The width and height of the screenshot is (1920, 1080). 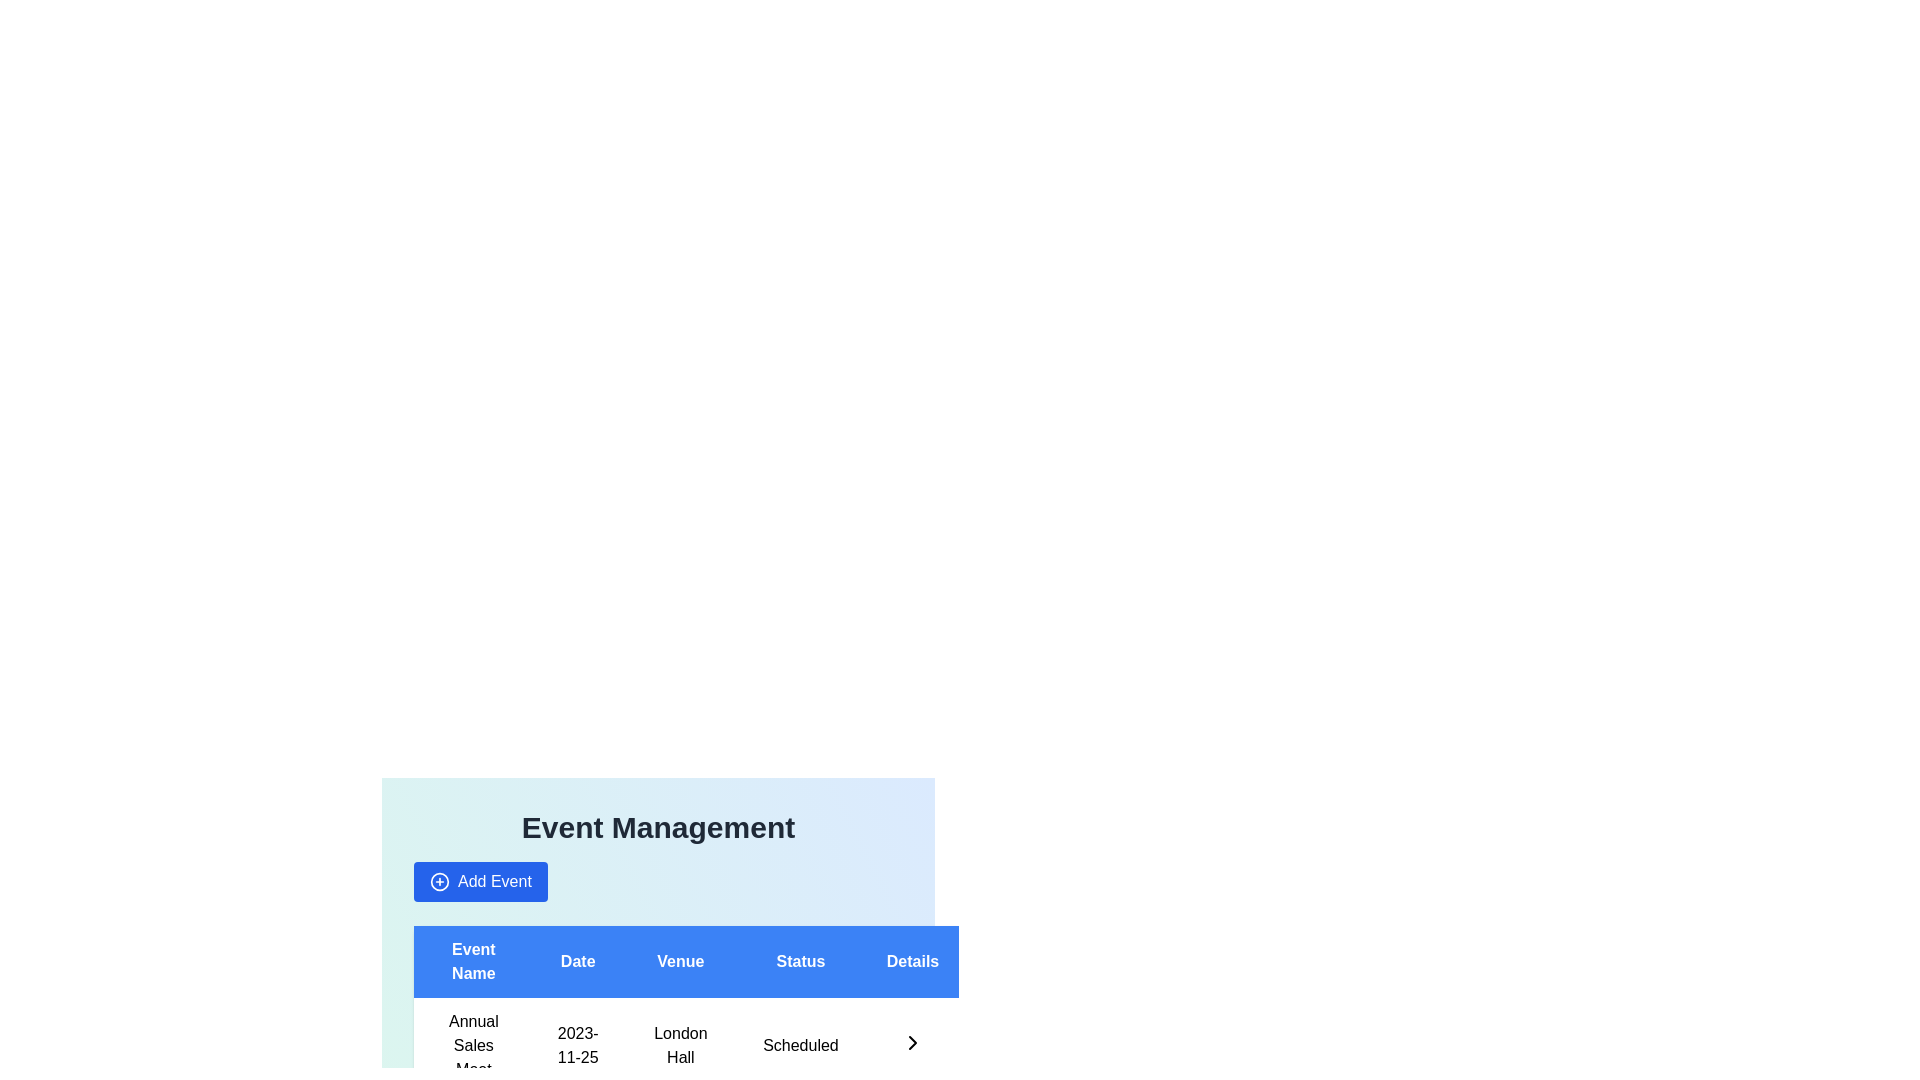 I want to click on the Table Header Row, which serves as the header for a data table and spans the entire width, providing labels for the columns below, so click(x=688, y=960).